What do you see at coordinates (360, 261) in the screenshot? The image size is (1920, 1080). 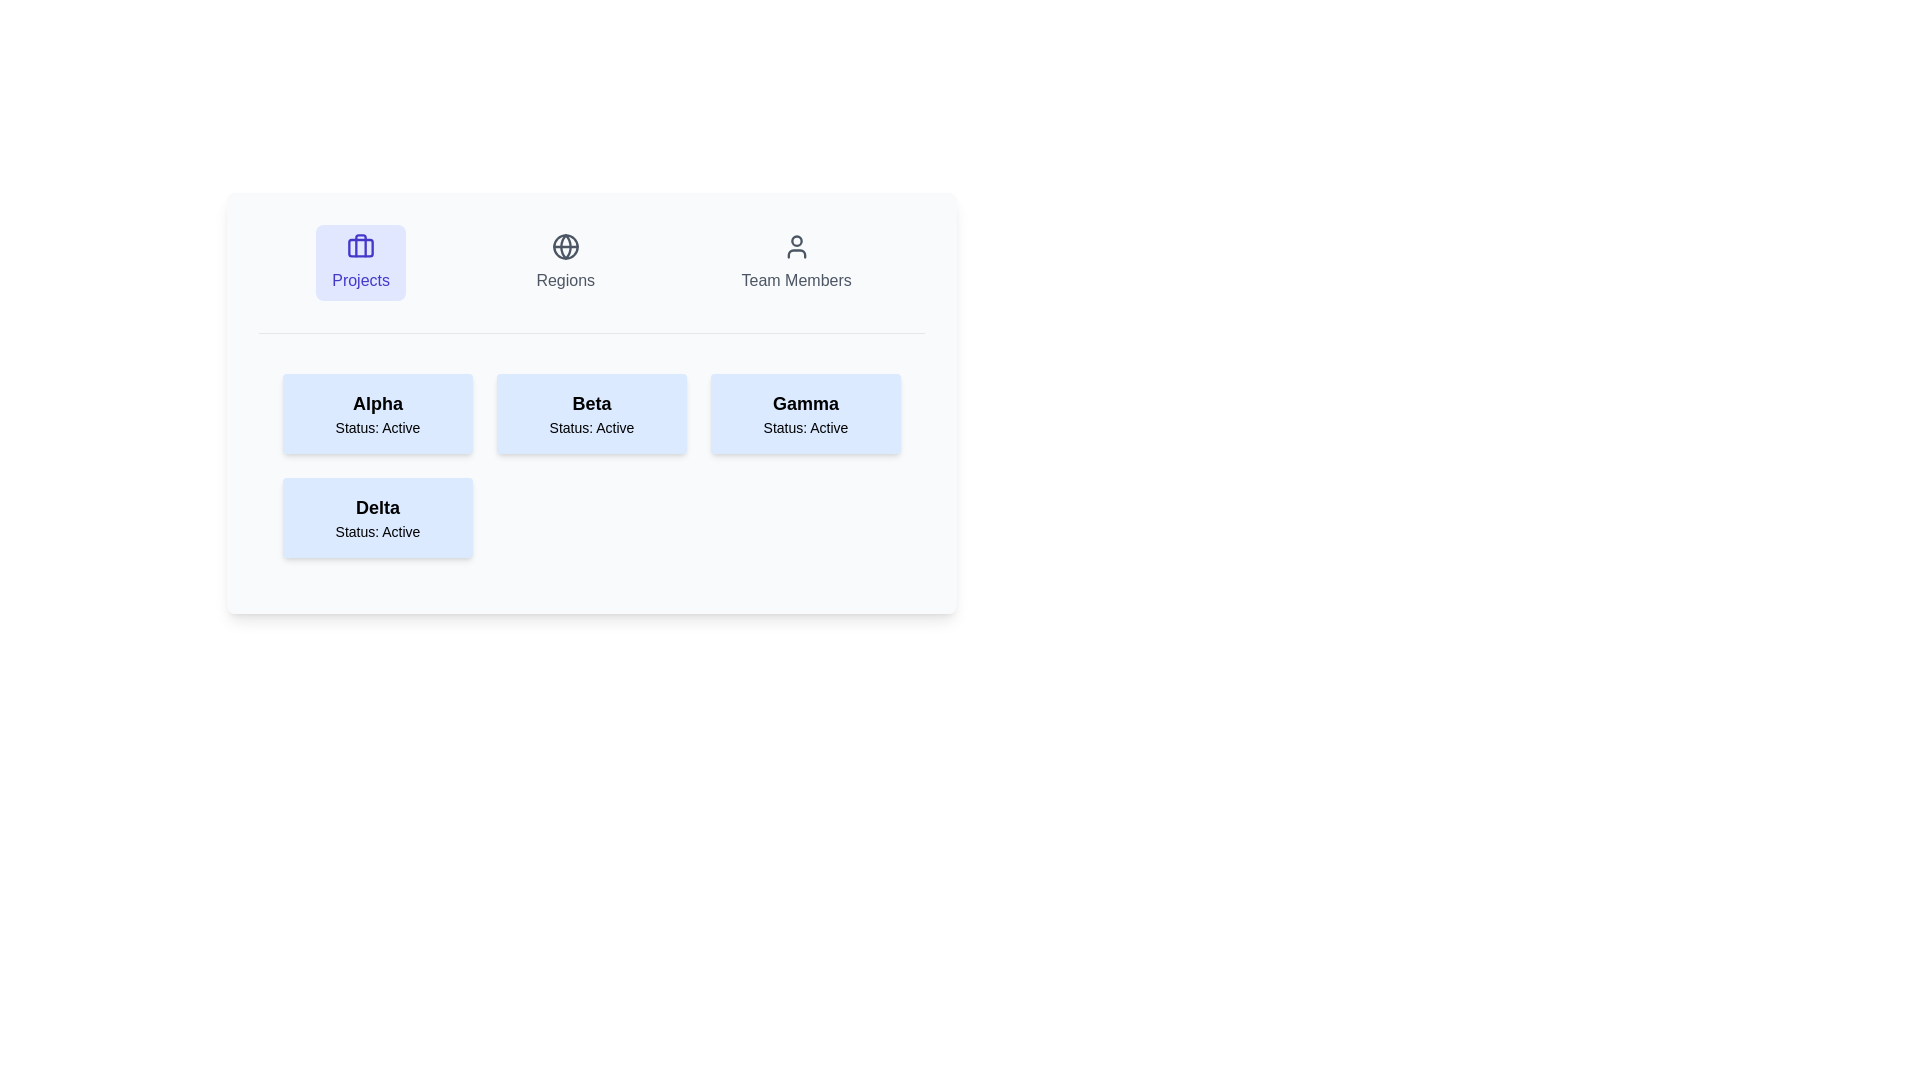 I see `the Projects tab by clicking on its button` at bounding box center [360, 261].